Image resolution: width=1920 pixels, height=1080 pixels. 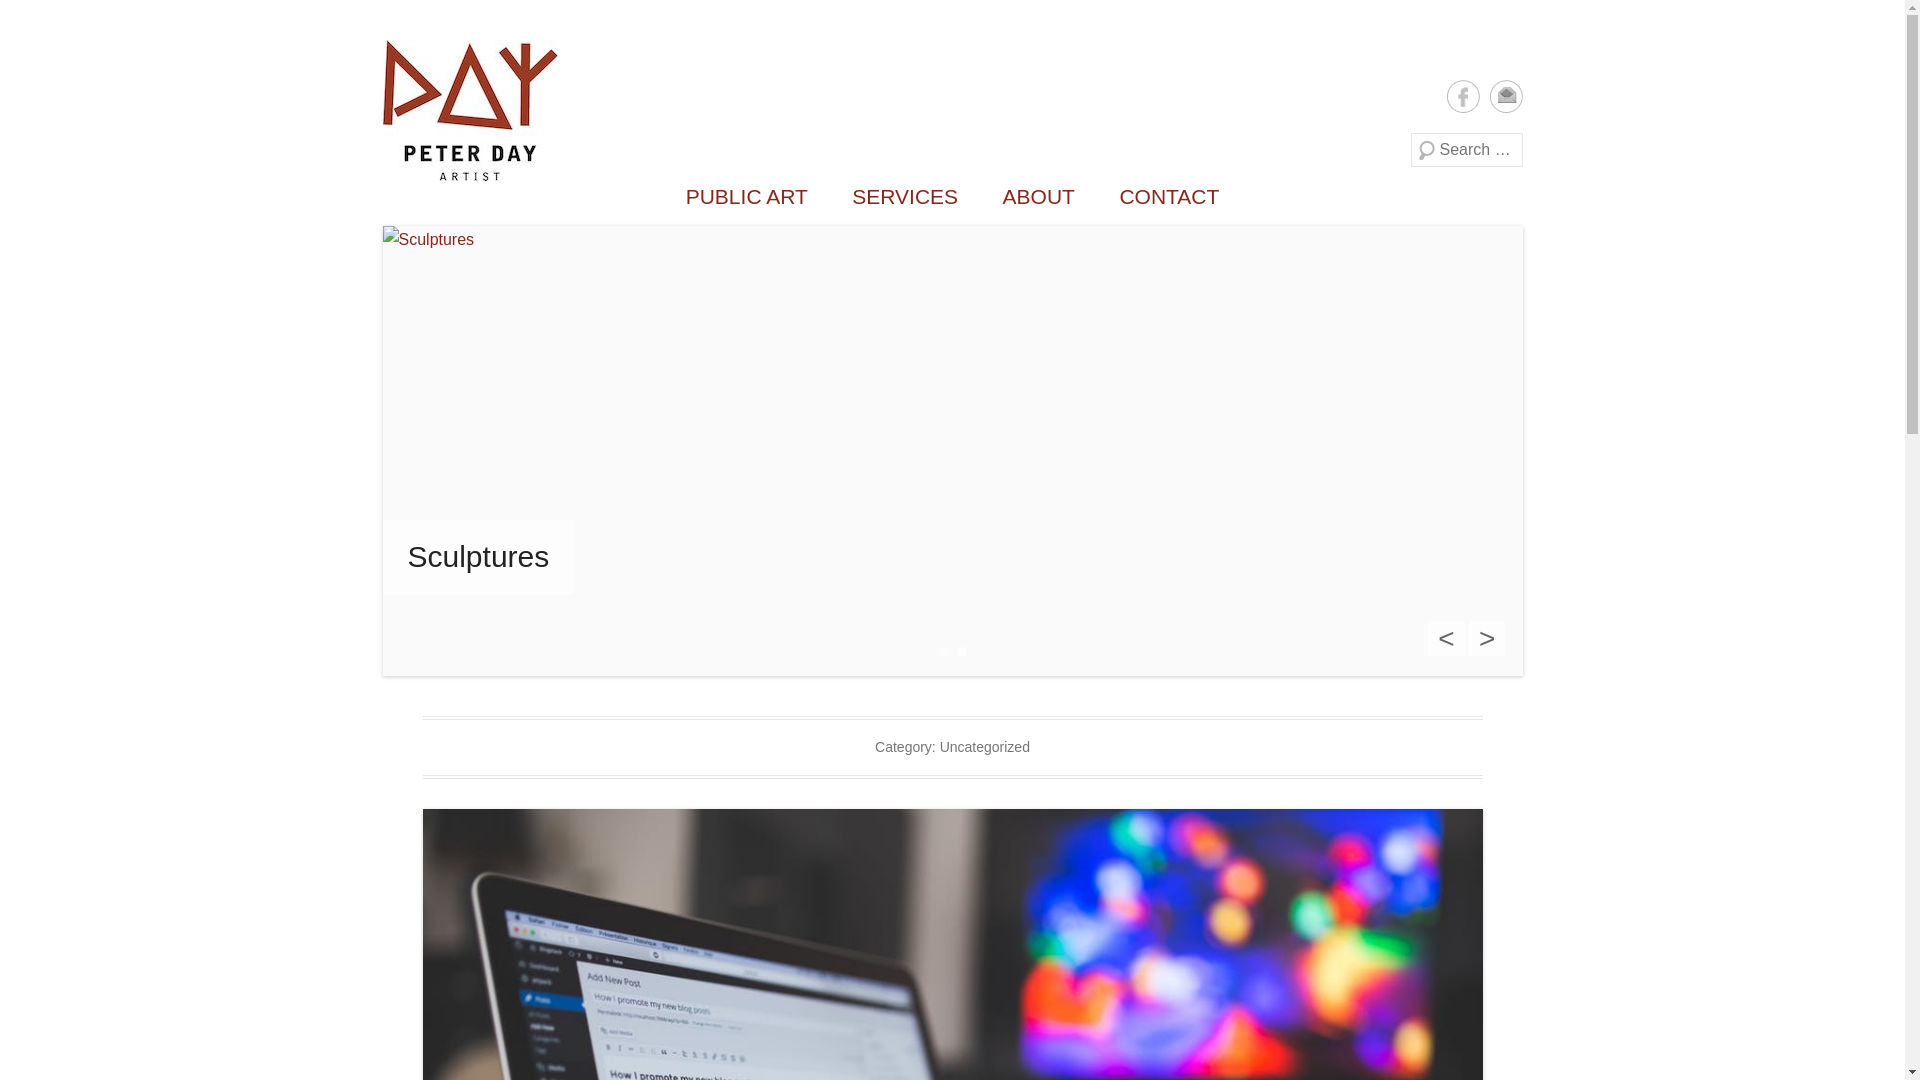 I want to click on 'Skip to content', so click(x=382, y=39).